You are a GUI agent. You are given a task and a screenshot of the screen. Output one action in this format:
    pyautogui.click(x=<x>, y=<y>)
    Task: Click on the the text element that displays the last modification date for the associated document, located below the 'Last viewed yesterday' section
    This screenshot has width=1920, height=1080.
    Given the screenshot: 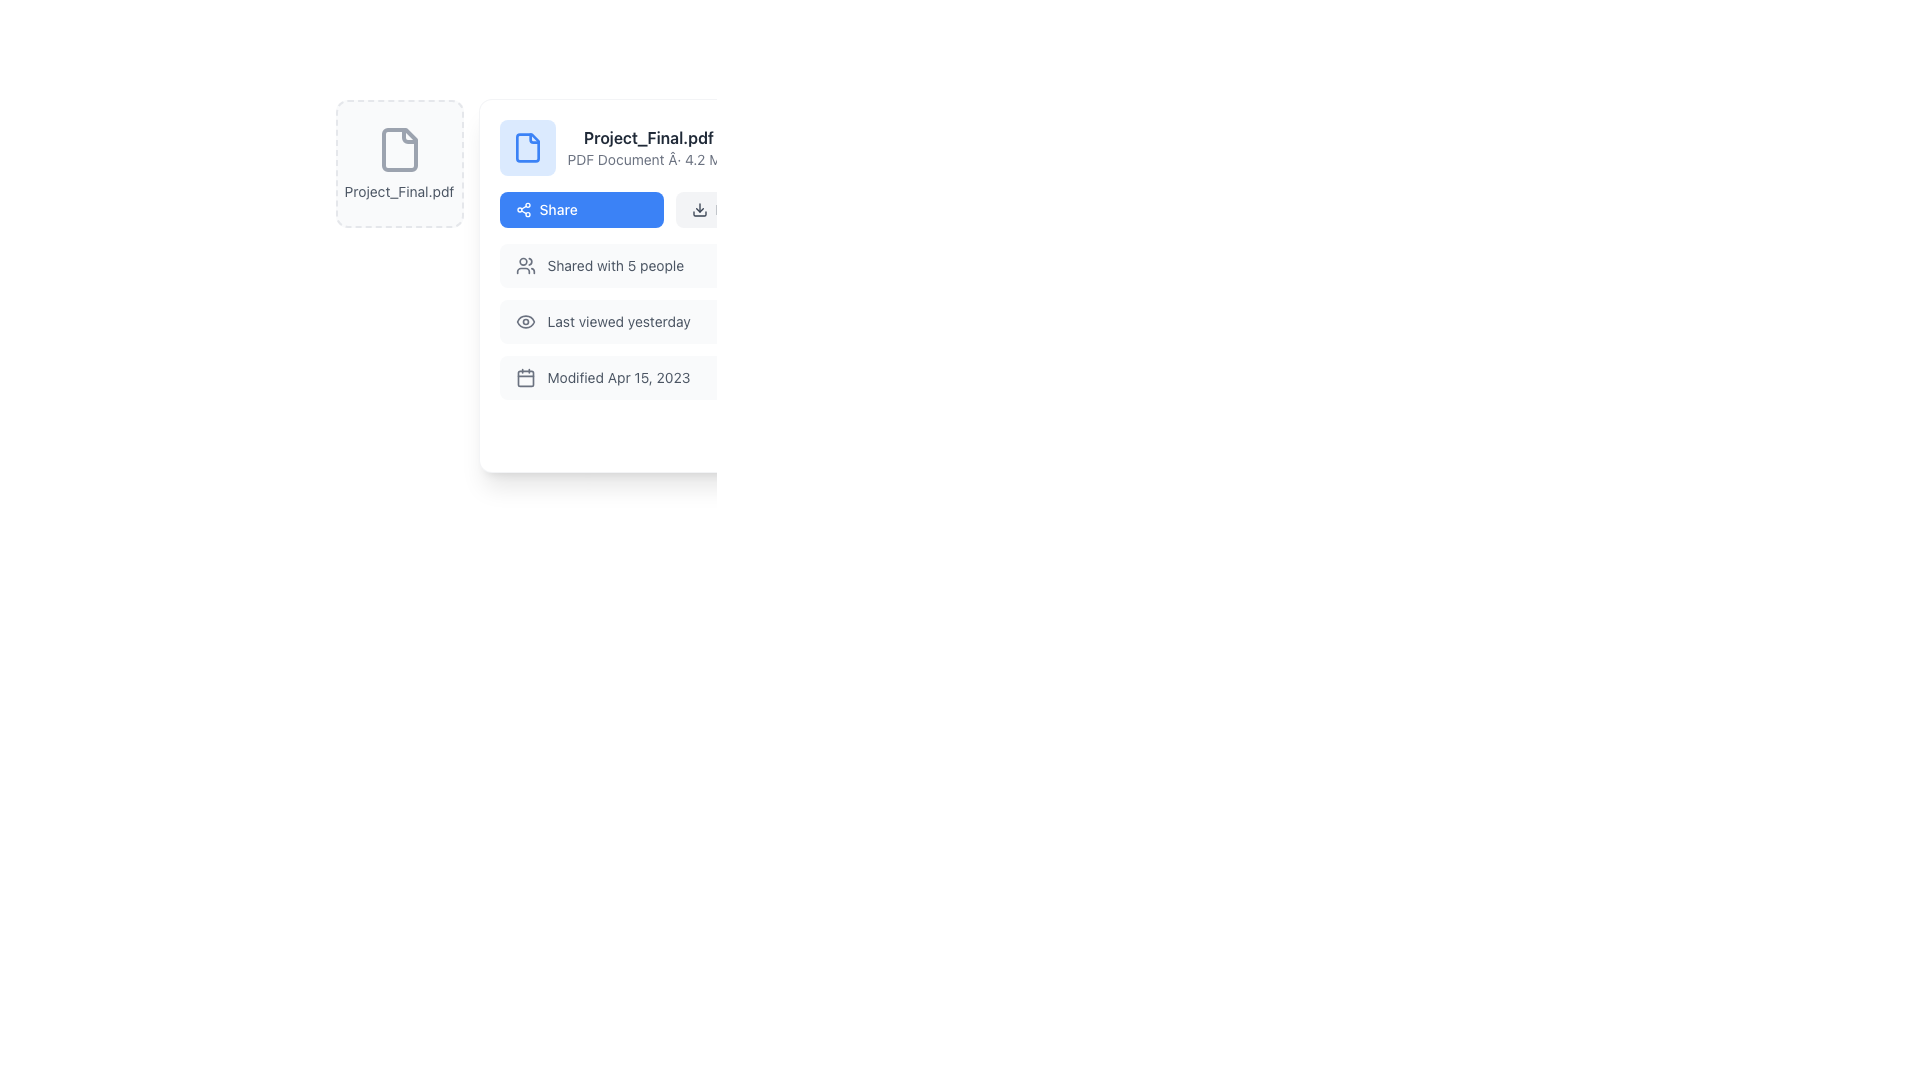 What is the action you would take?
    pyautogui.click(x=669, y=378)
    